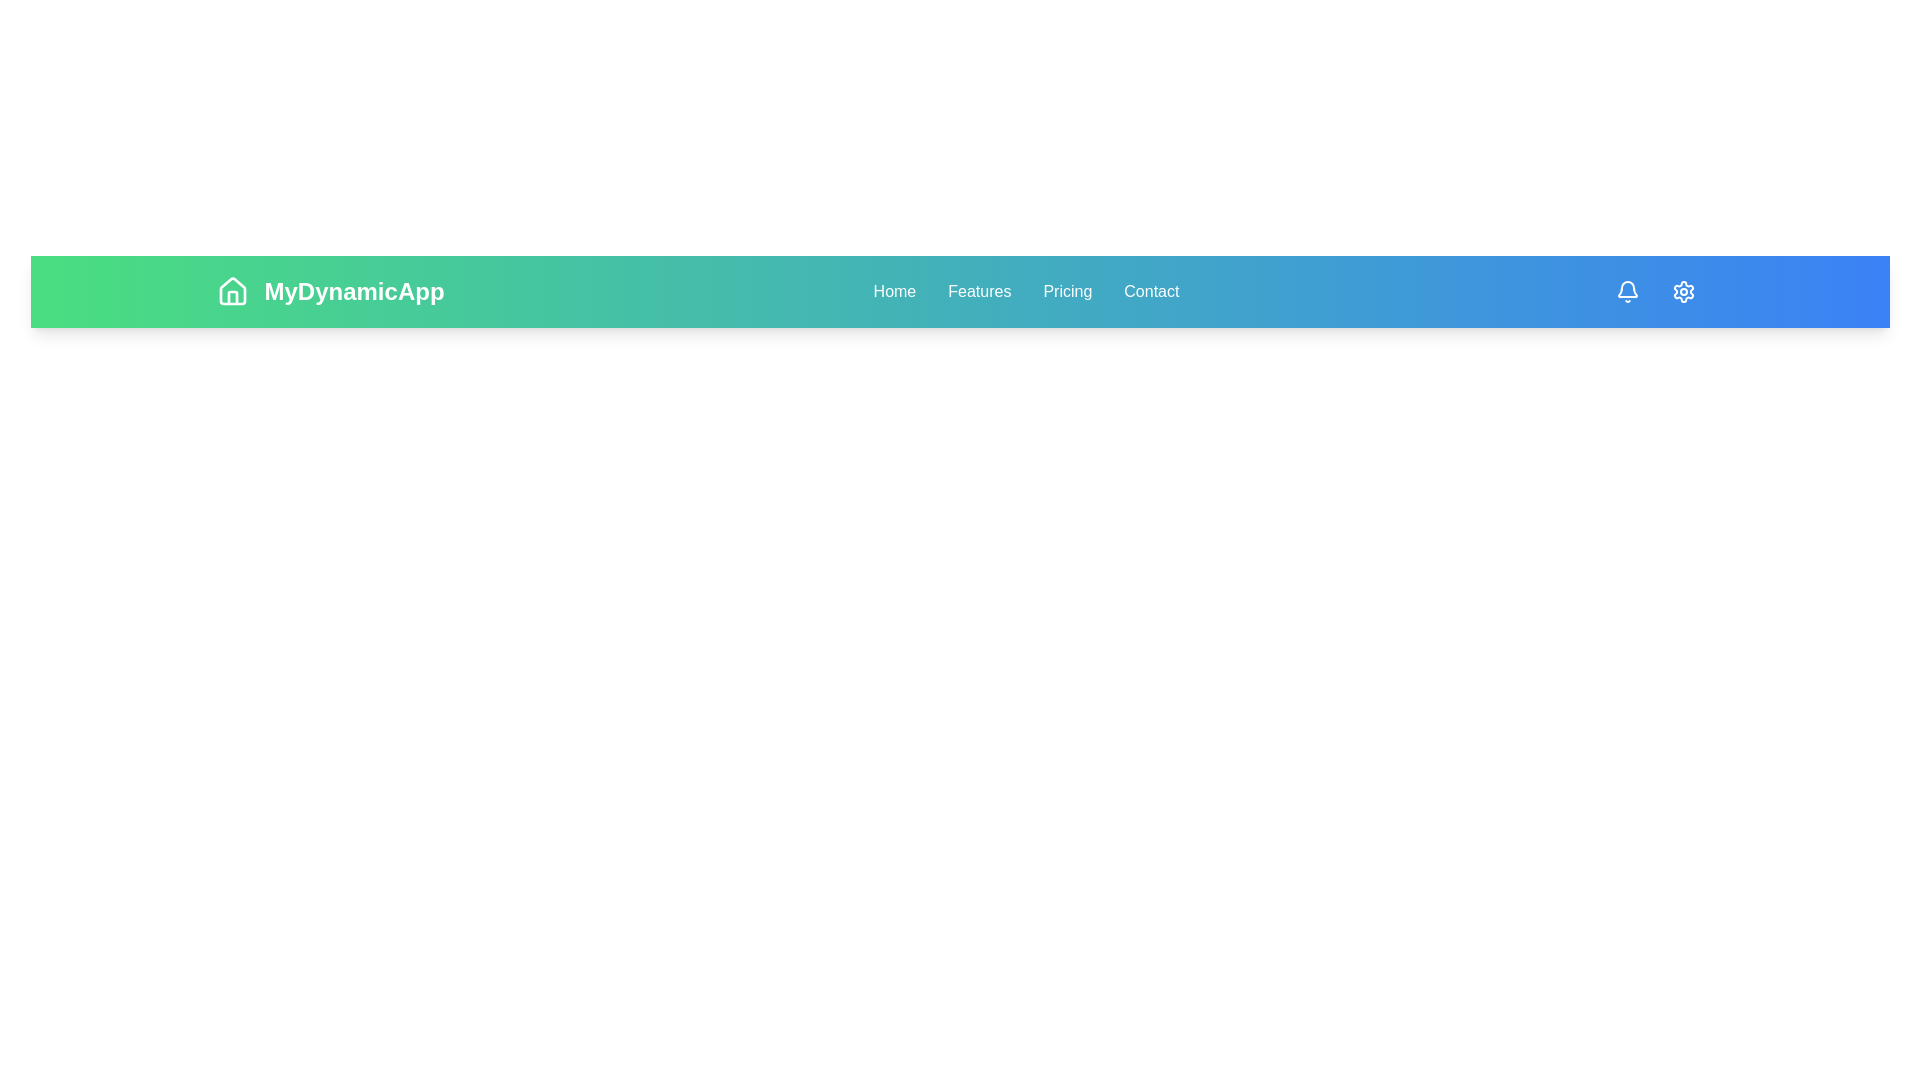 The image size is (1920, 1080). What do you see at coordinates (893, 292) in the screenshot?
I see `the Home navigation link to navigate to the respective section` at bounding box center [893, 292].